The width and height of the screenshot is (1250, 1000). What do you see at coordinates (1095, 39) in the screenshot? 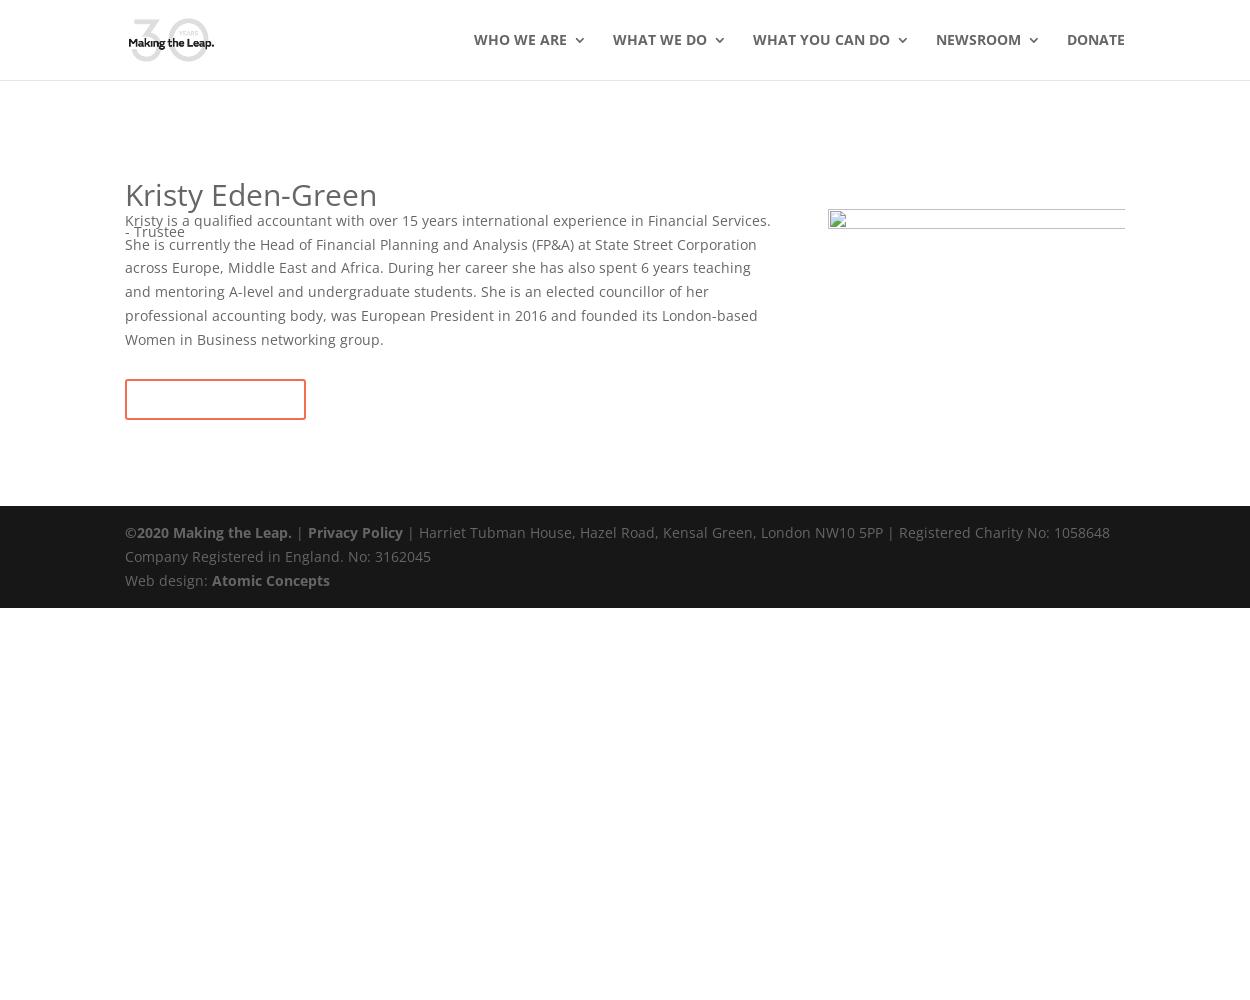
I see `'DONATE'` at bounding box center [1095, 39].